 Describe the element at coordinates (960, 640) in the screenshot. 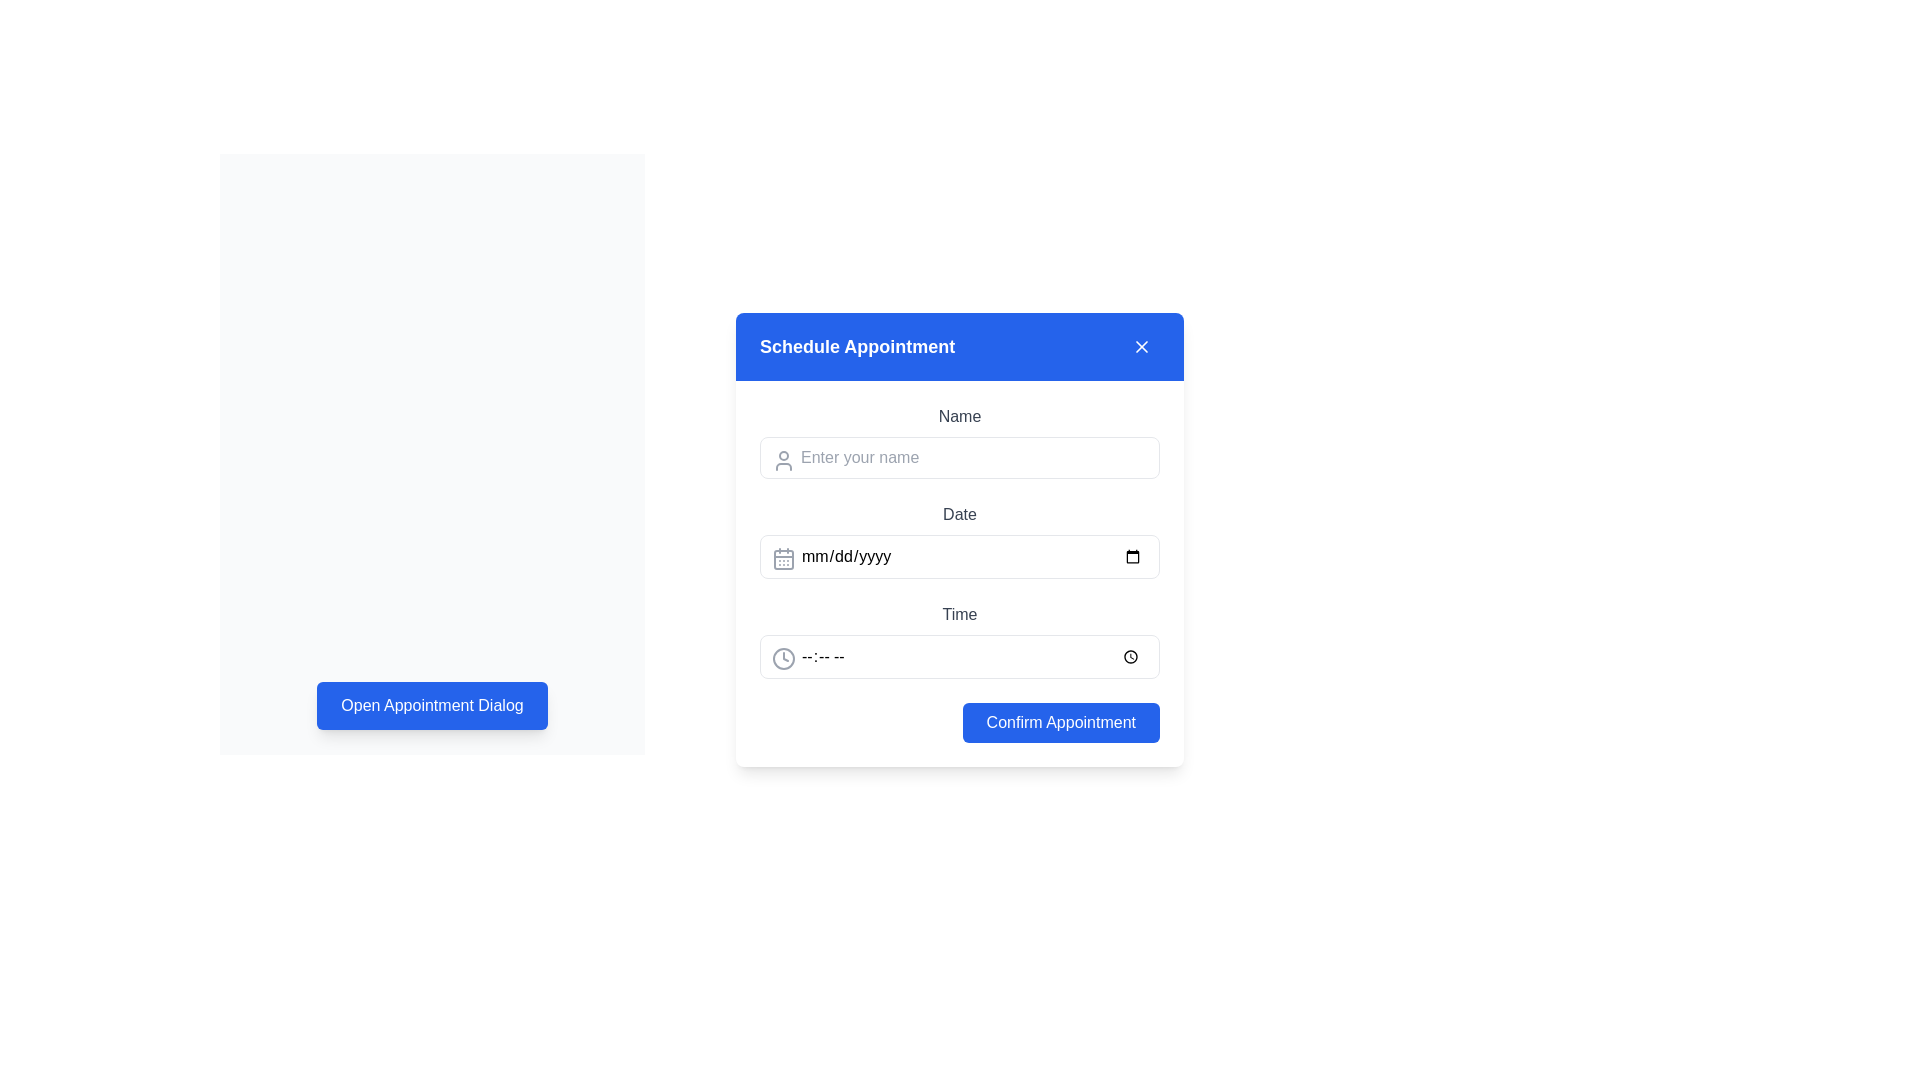

I see `the Time picker component located in the Schedule Appointment dialog` at that location.